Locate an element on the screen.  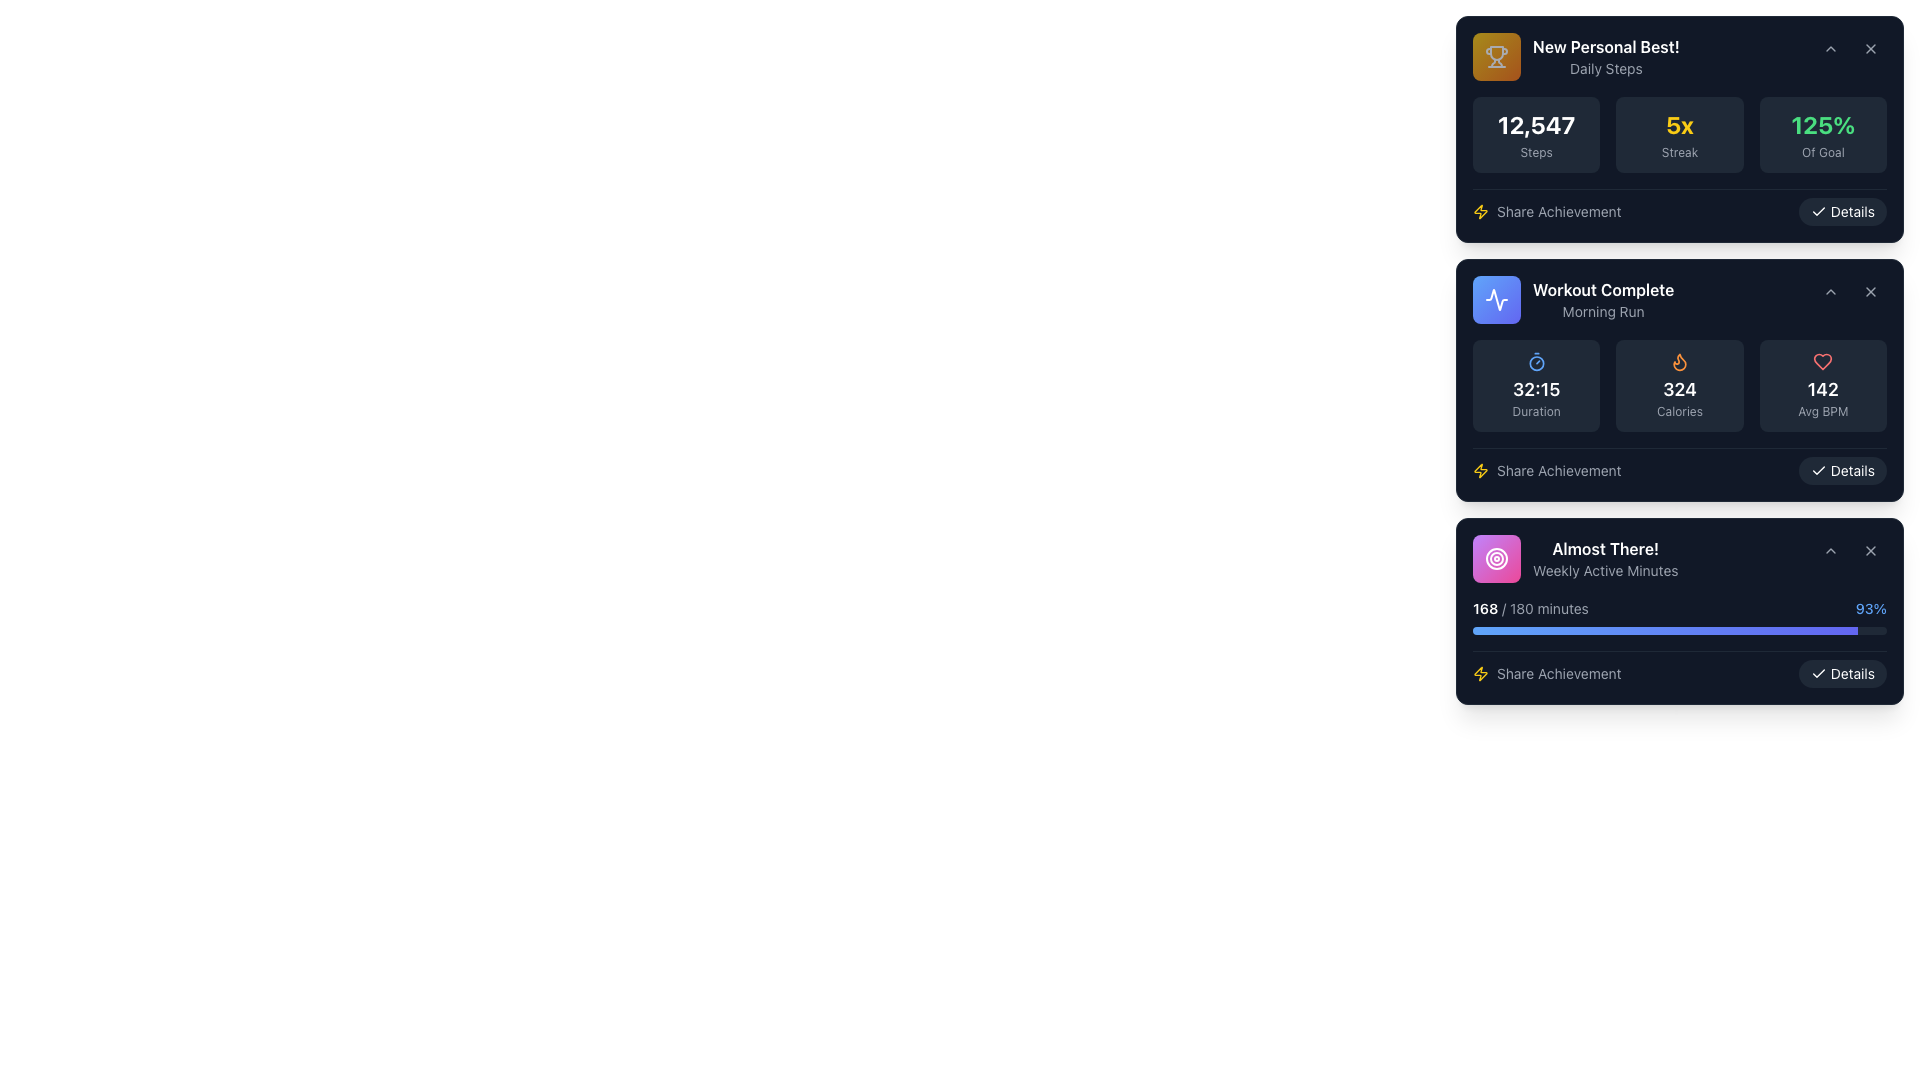
the chevron icon in the upper-right corner of the 'New Personal Best!' card is located at coordinates (1830, 48).